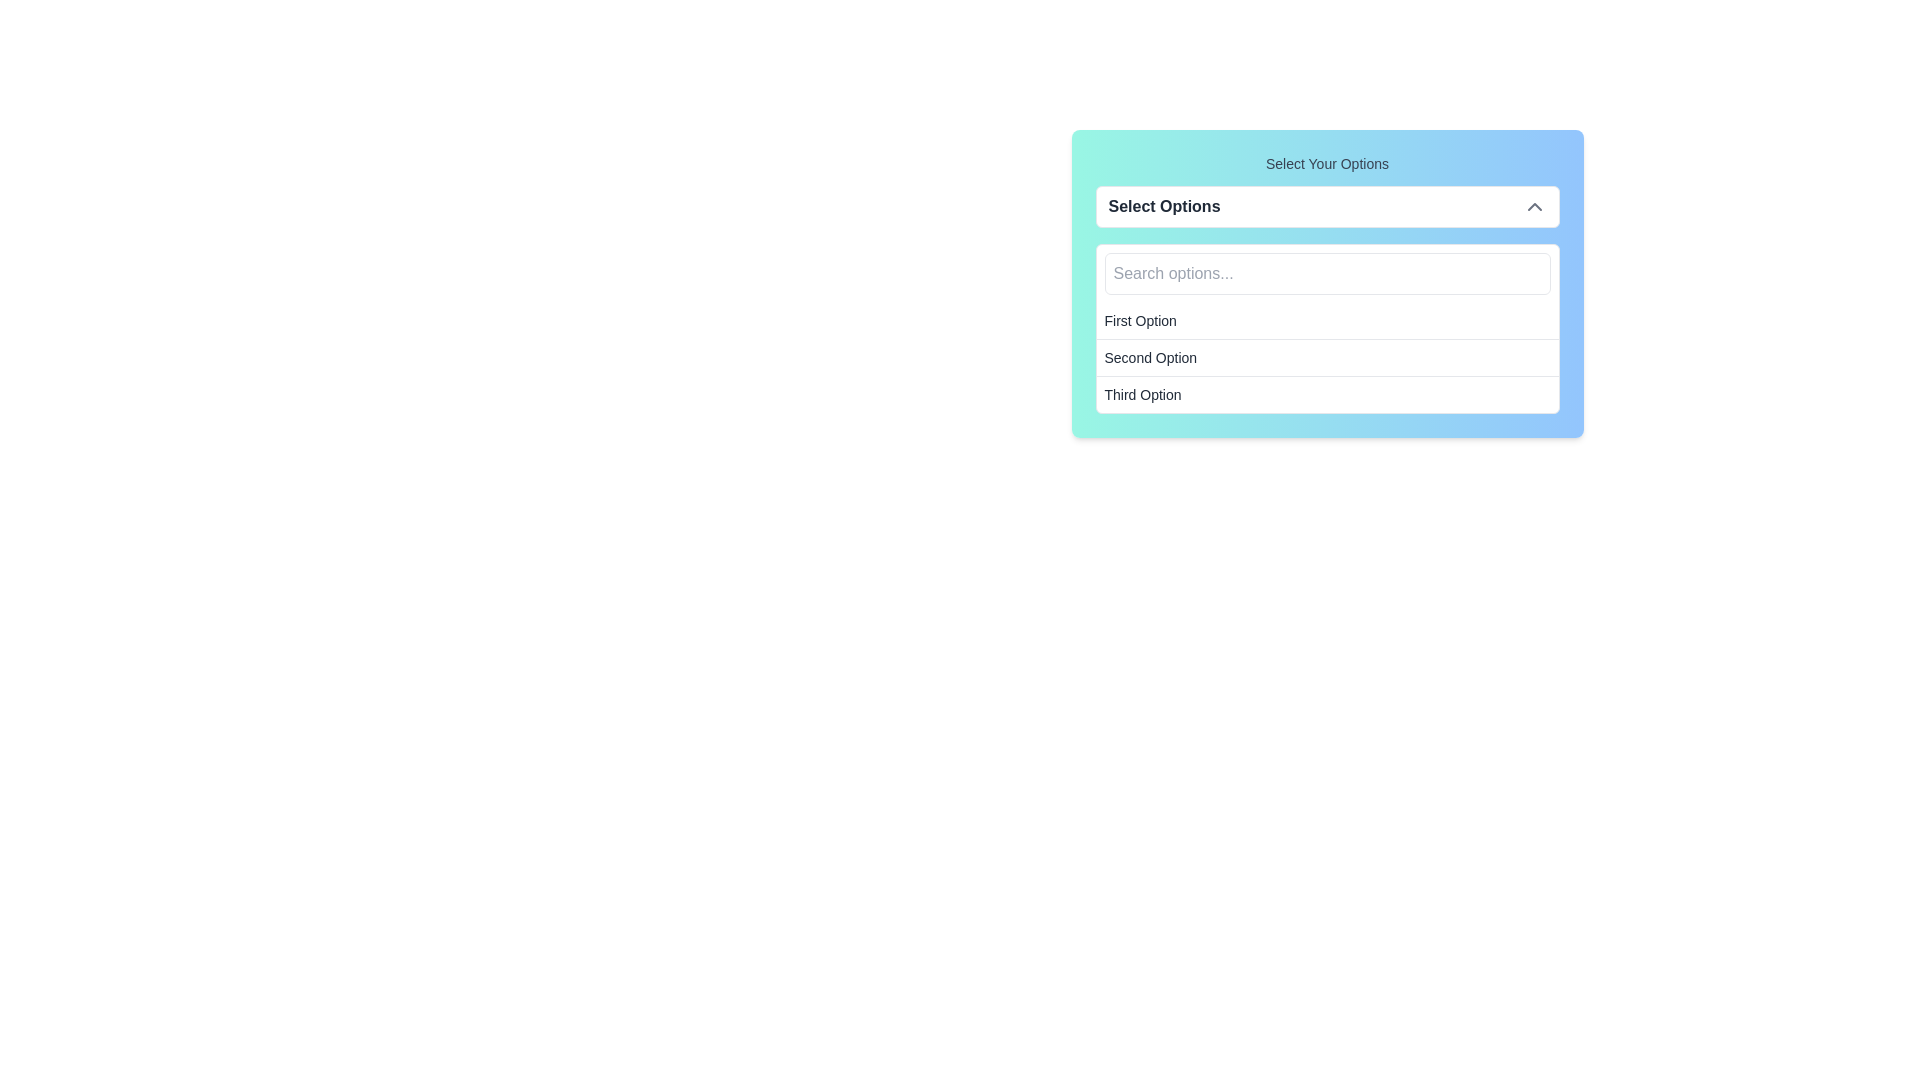 The width and height of the screenshot is (1920, 1080). Describe the element at coordinates (1142, 394) in the screenshot. I see `the text label reading 'Third Option'` at that location.